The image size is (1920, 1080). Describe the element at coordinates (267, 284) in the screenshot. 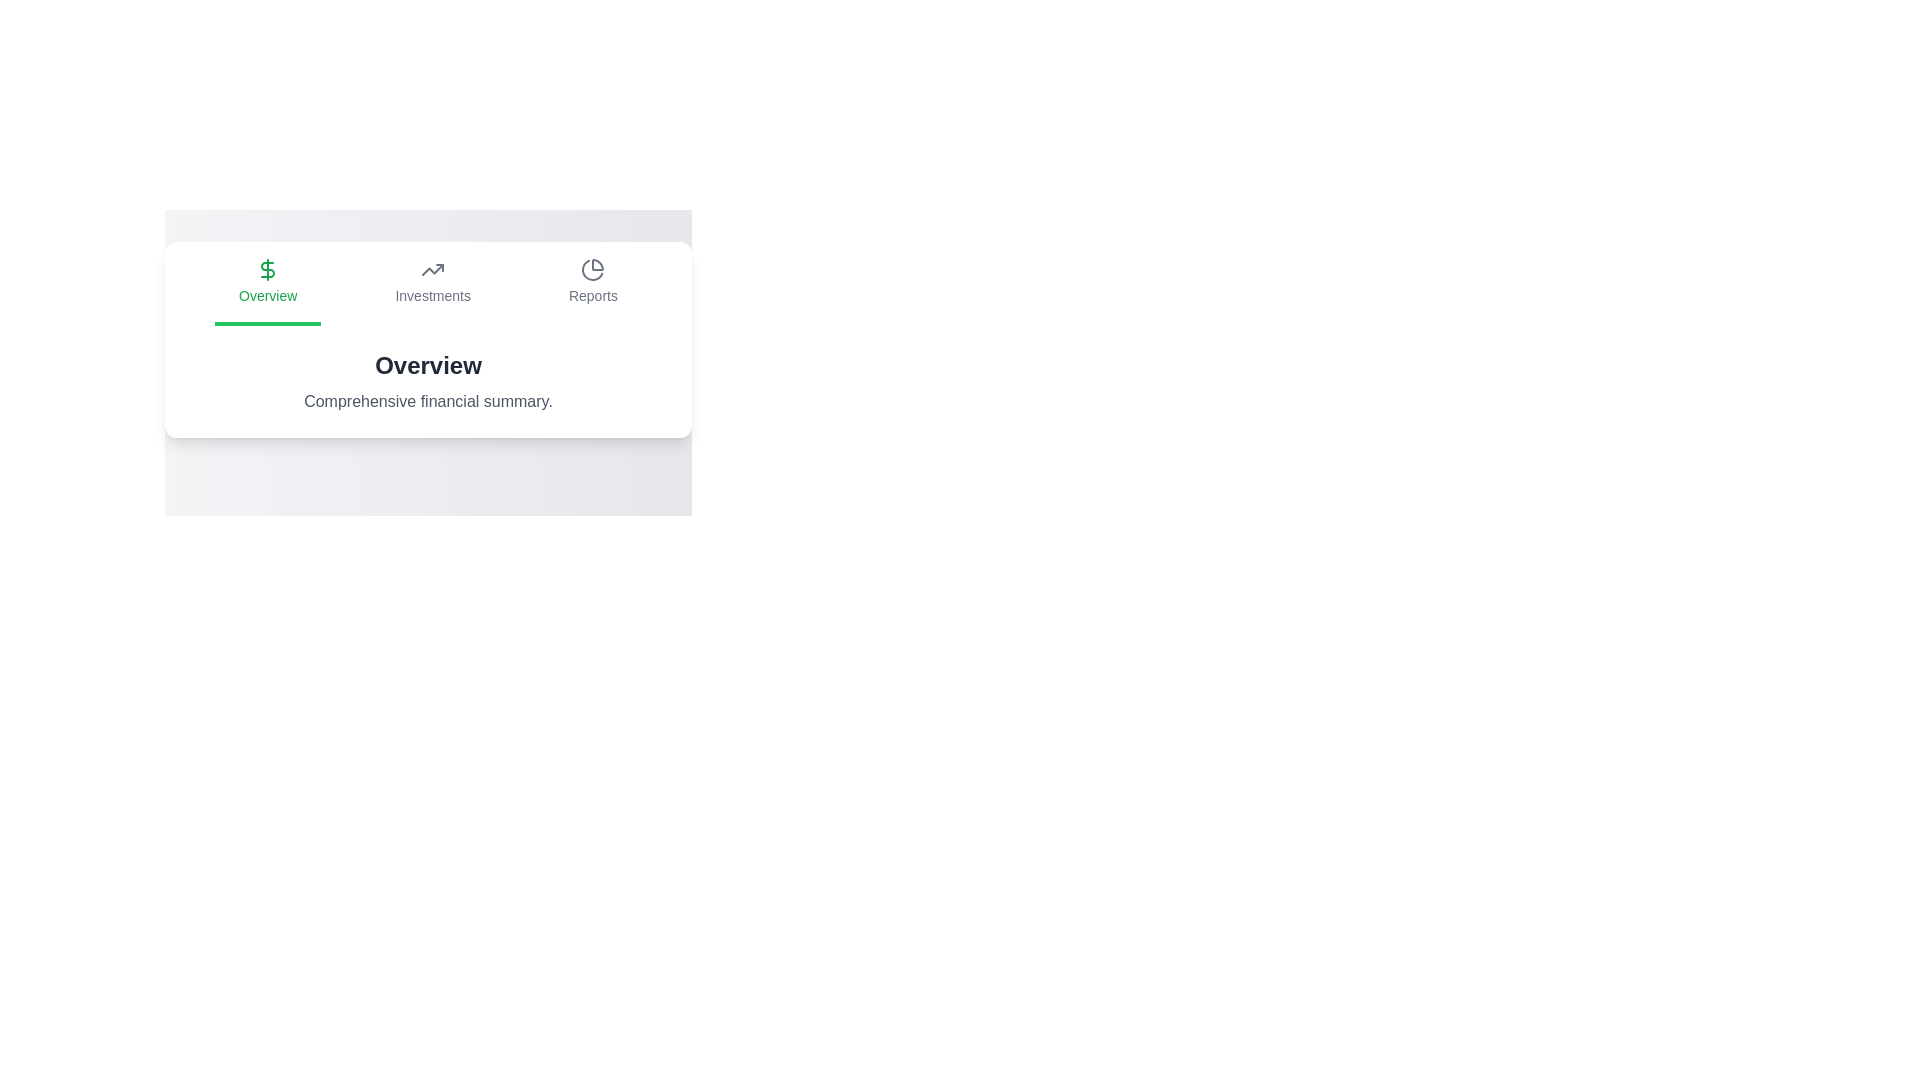

I see `the Overview tab` at that location.